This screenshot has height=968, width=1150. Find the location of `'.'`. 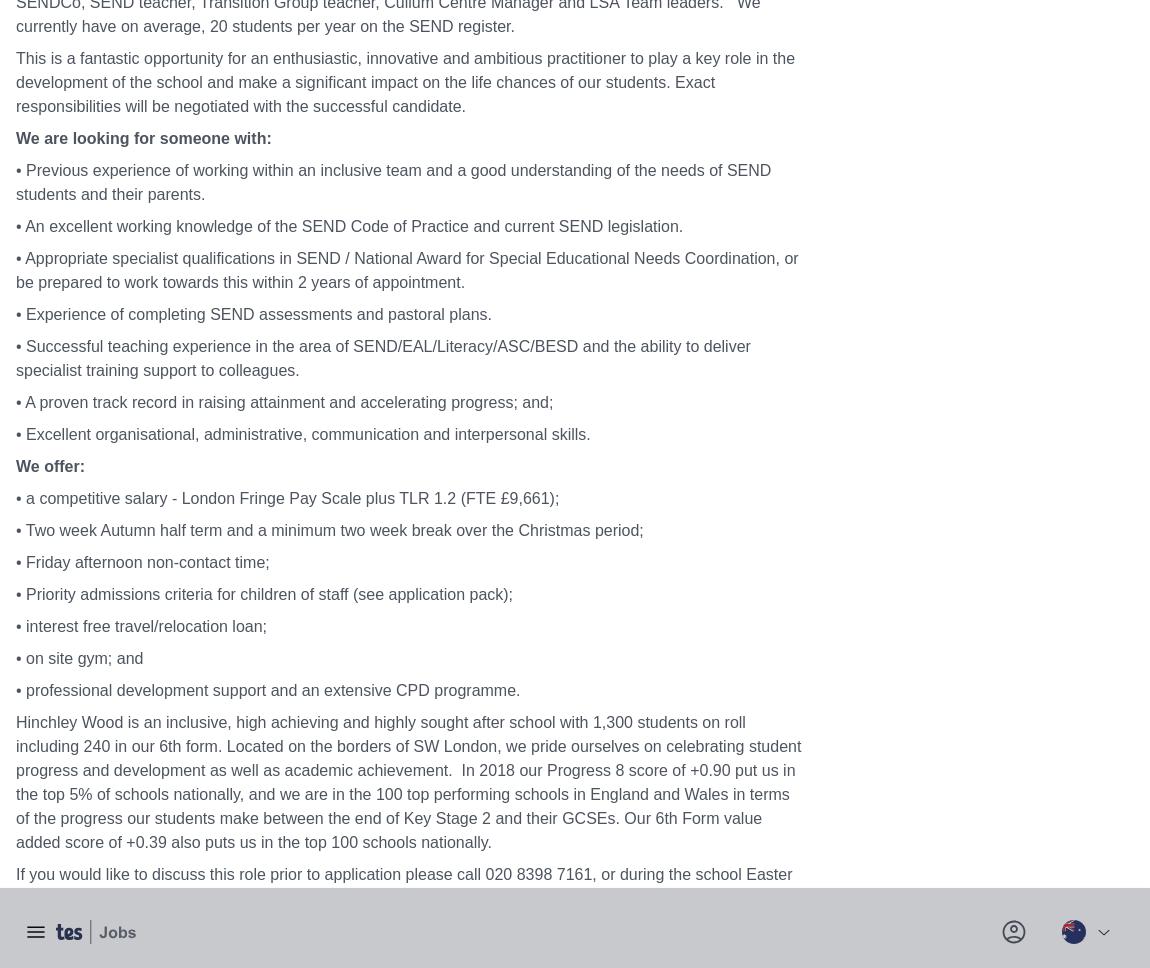

'.' is located at coordinates (793, 326).